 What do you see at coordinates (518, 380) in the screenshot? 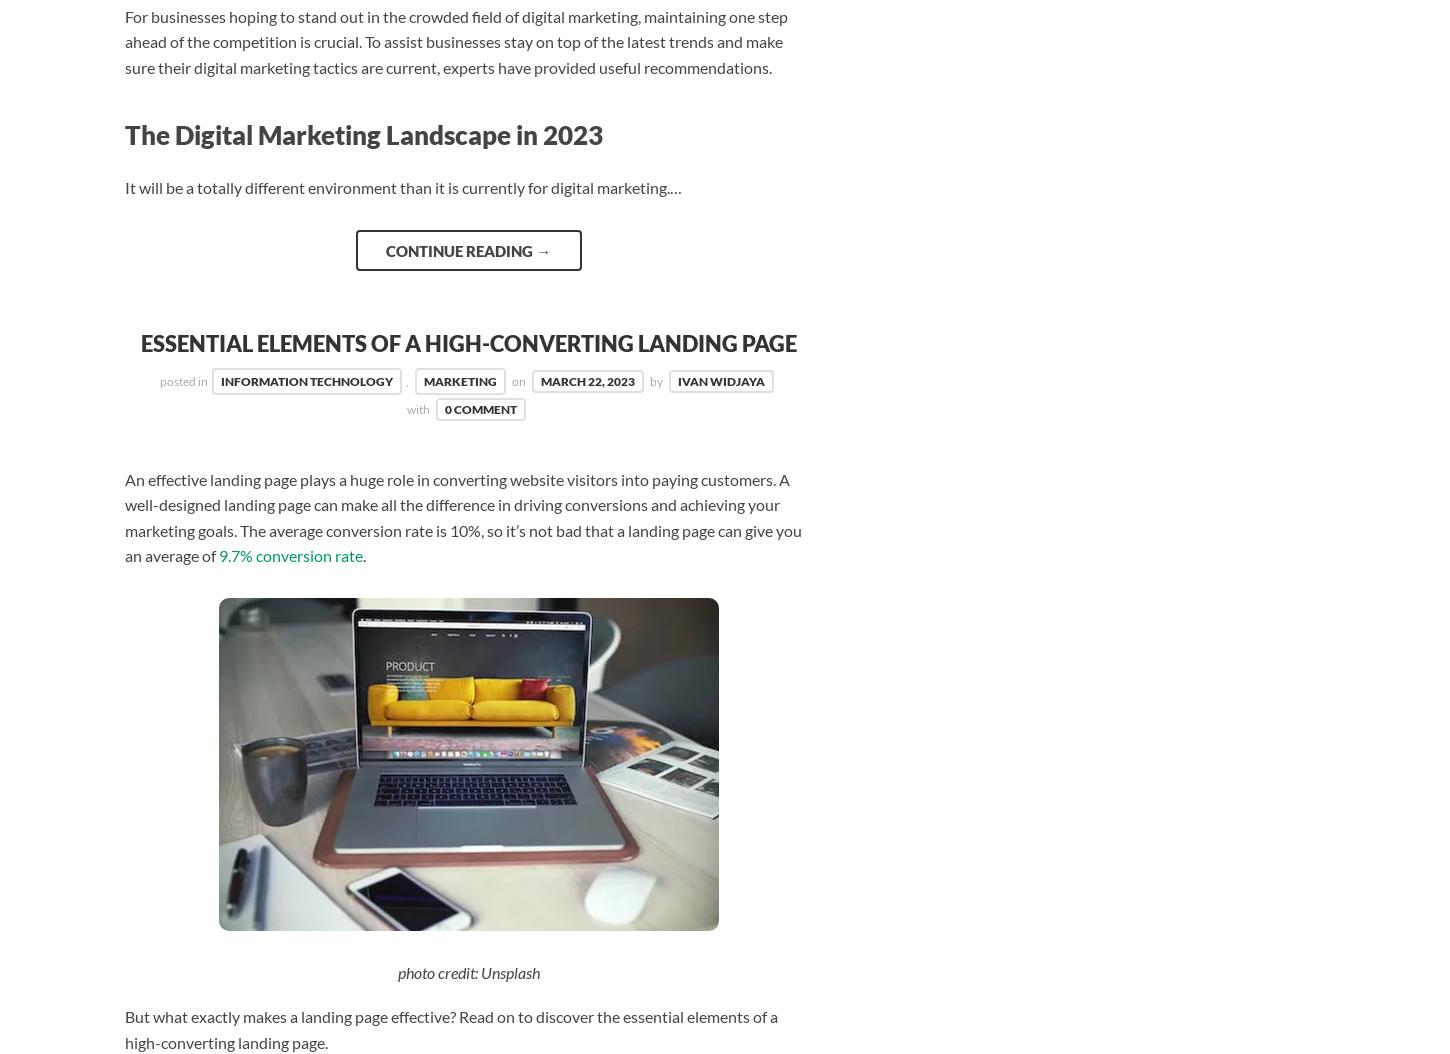
I see `'on'` at bounding box center [518, 380].